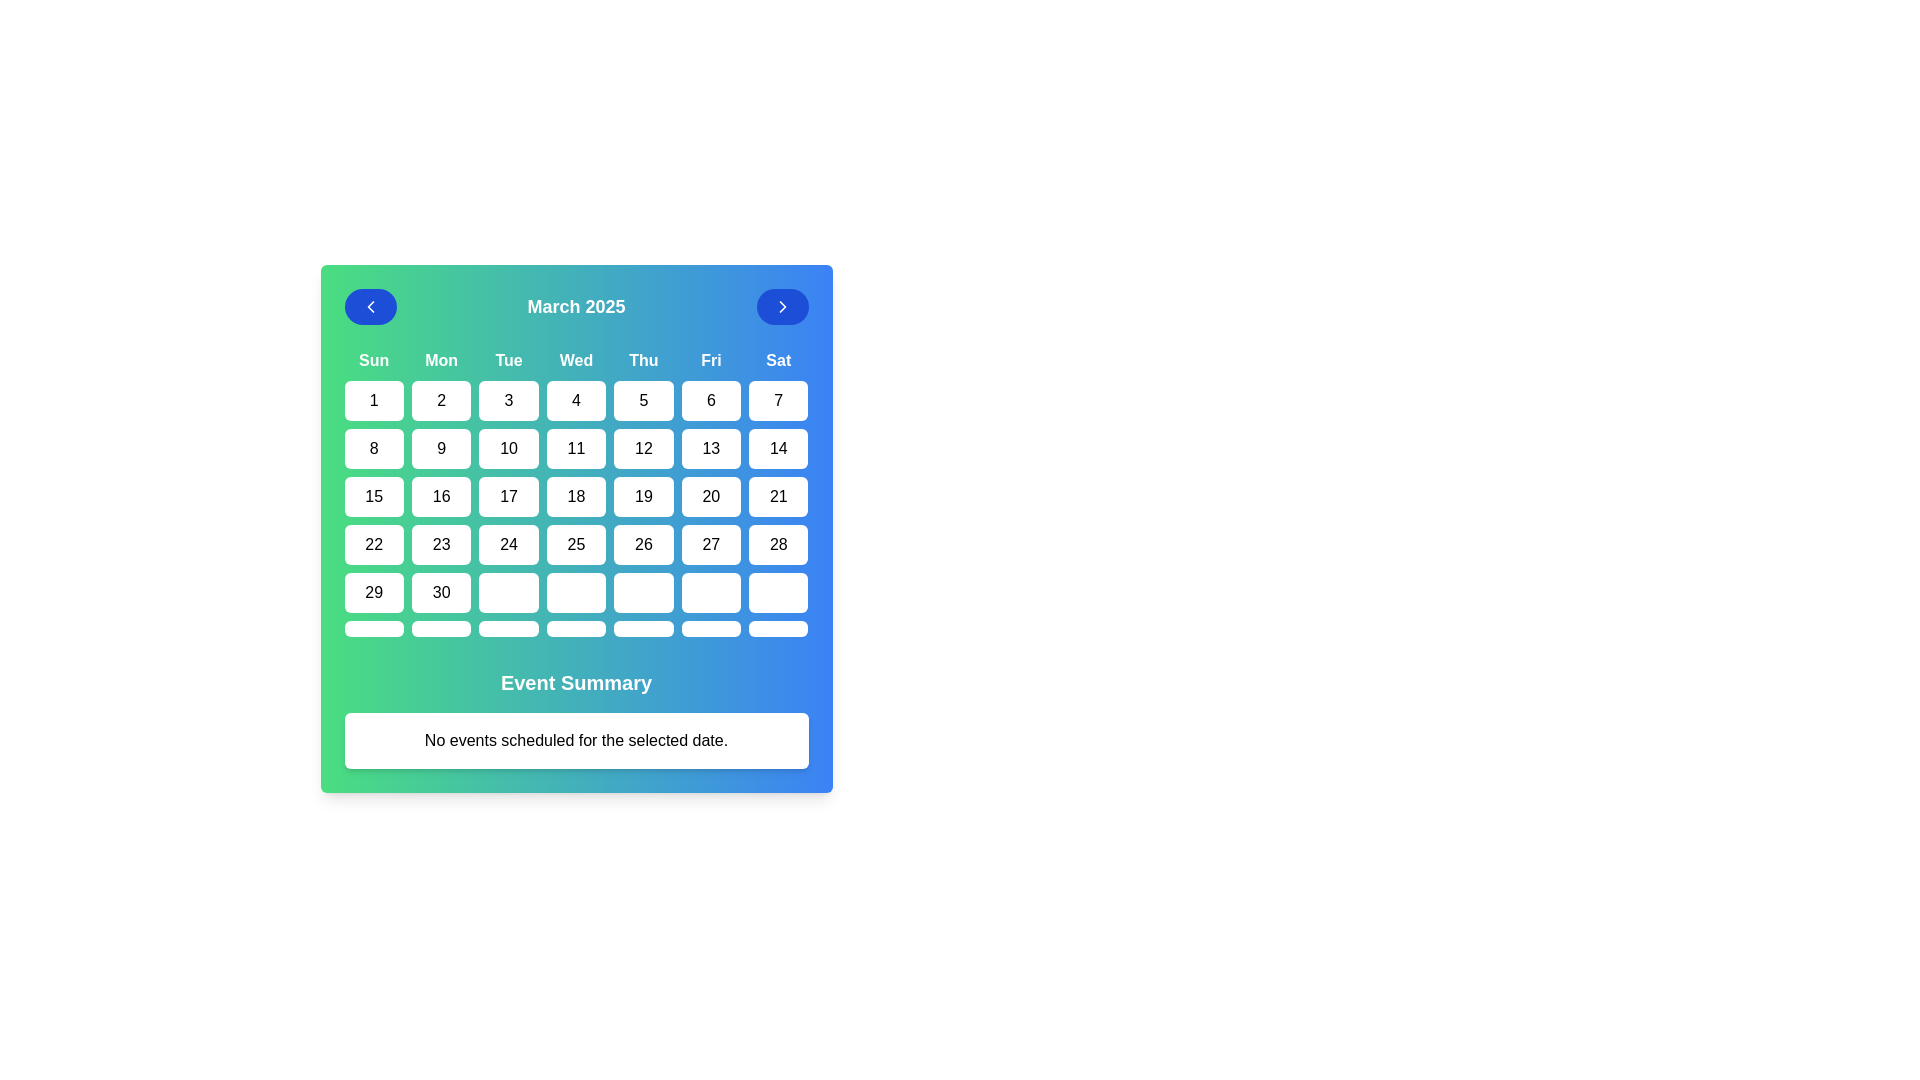 The width and height of the screenshot is (1920, 1080). What do you see at coordinates (711, 401) in the screenshot?
I see `the button displaying the number '6' in the calendar grid under the 'Friday' column` at bounding box center [711, 401].